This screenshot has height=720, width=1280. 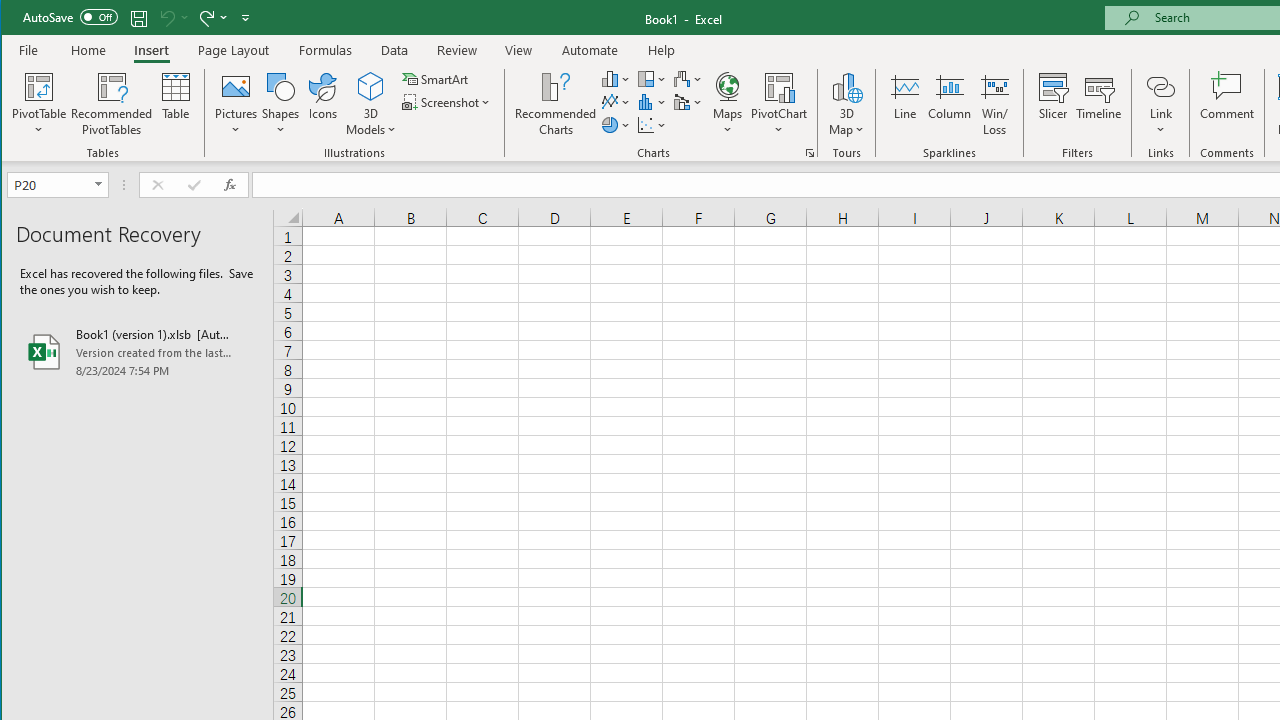 I want to click on 'Redo', so click(x=205, y=17).